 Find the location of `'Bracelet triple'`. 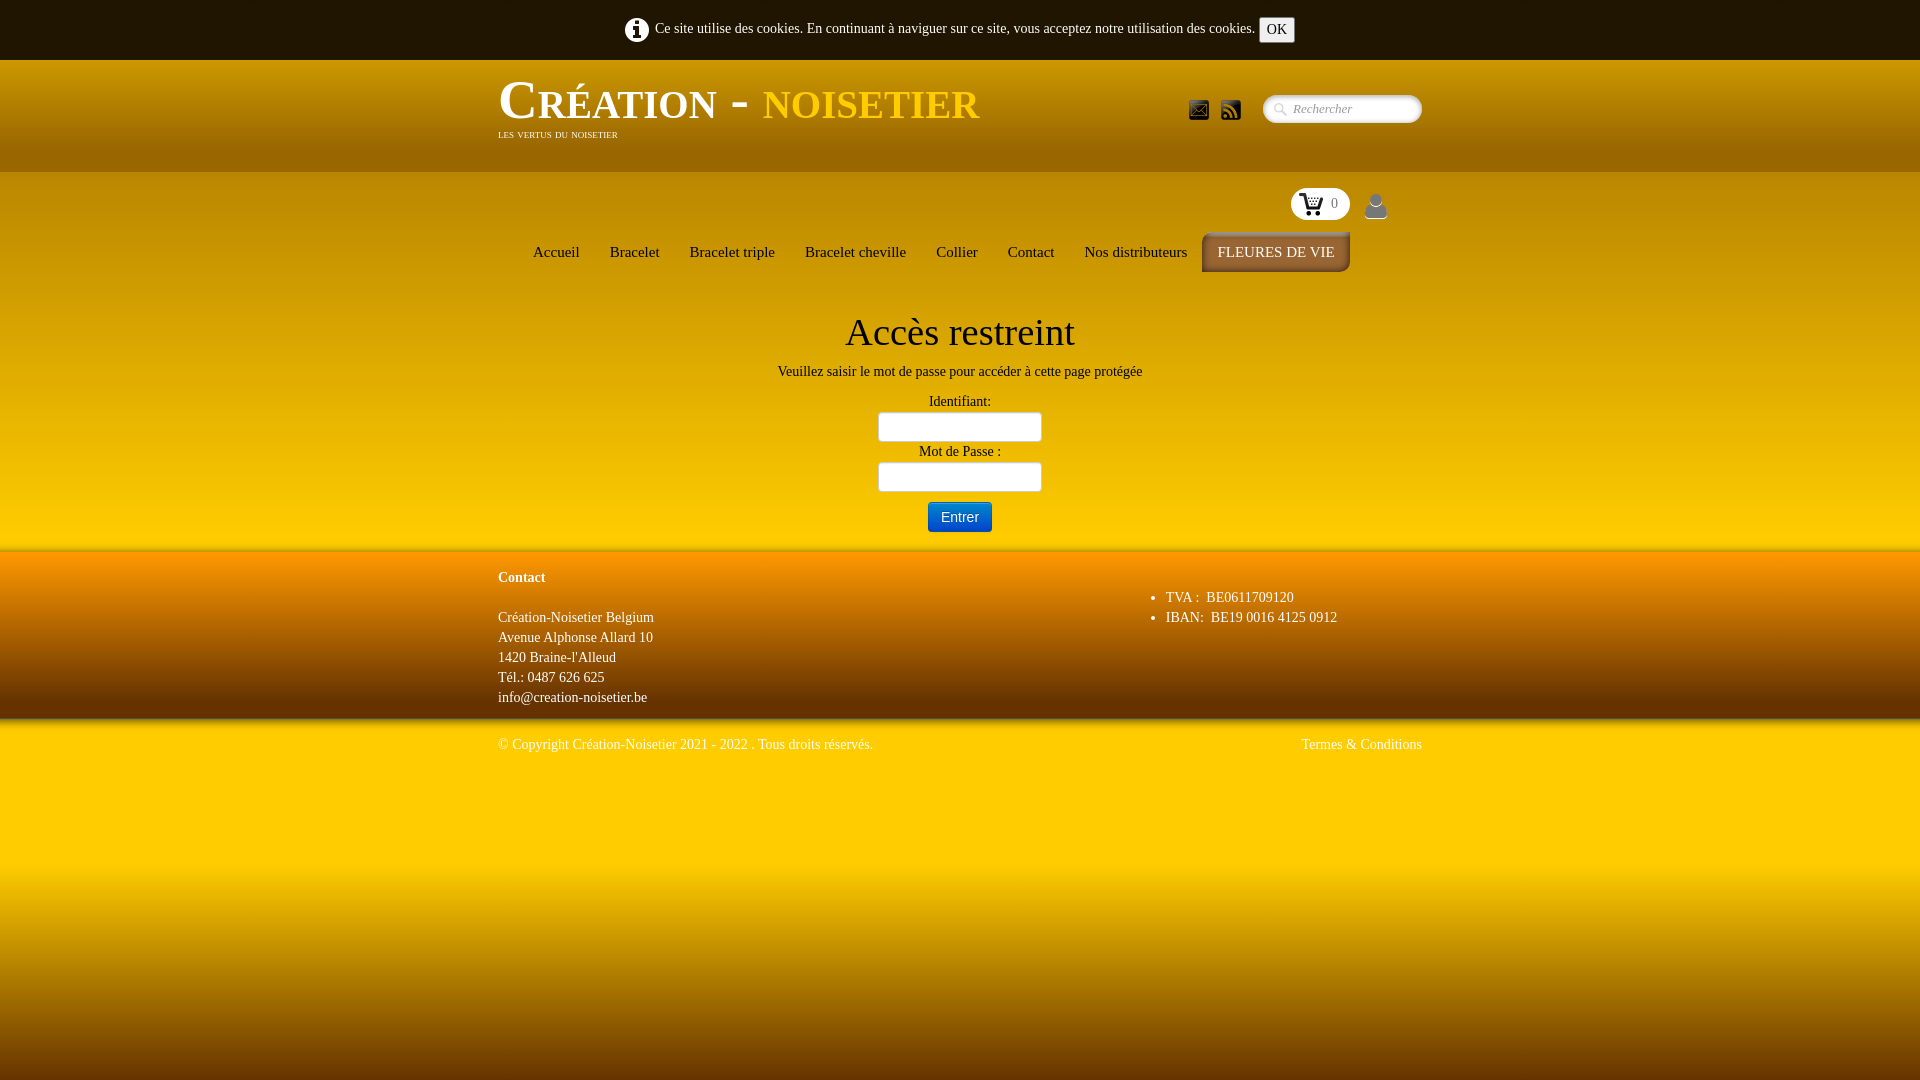

'Bracelet triple' is located at coordinates (731, 250).